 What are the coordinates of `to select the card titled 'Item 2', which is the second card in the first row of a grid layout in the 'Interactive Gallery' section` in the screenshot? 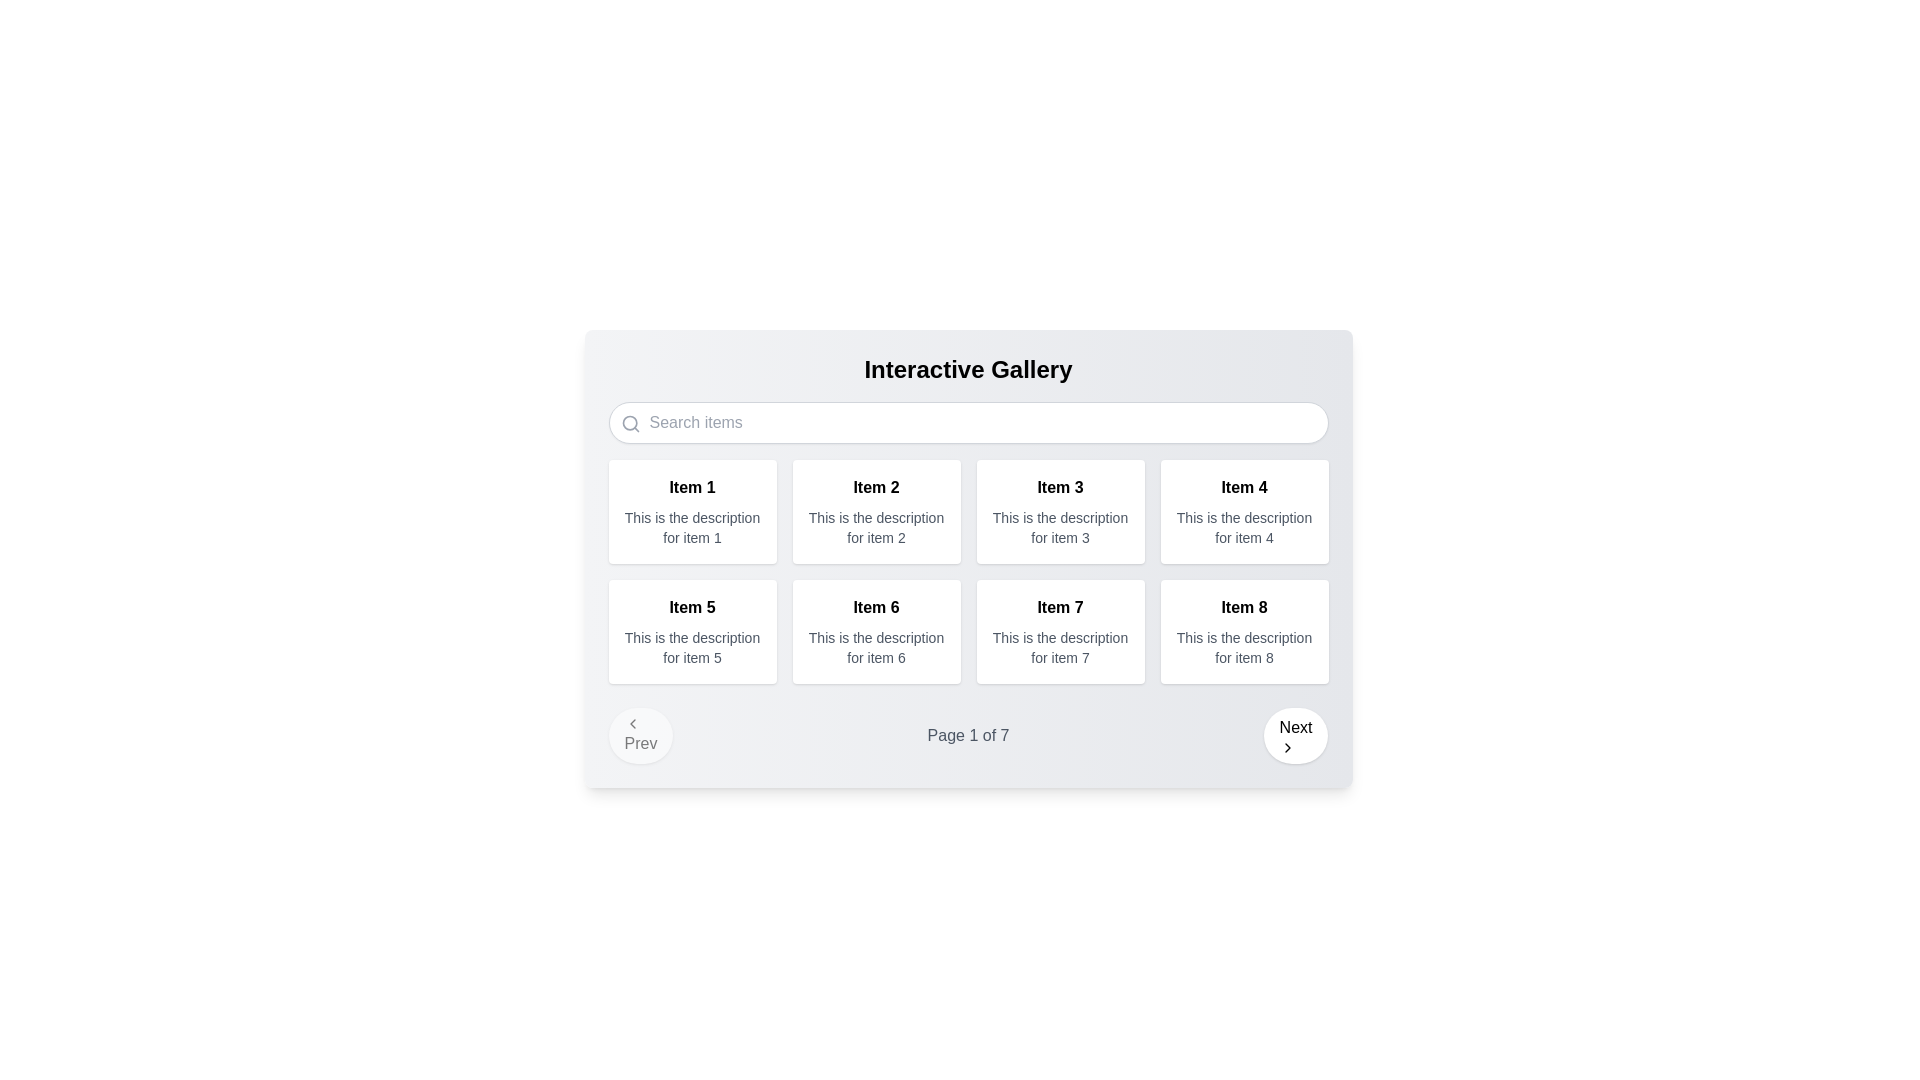 It's located at (968, 559).